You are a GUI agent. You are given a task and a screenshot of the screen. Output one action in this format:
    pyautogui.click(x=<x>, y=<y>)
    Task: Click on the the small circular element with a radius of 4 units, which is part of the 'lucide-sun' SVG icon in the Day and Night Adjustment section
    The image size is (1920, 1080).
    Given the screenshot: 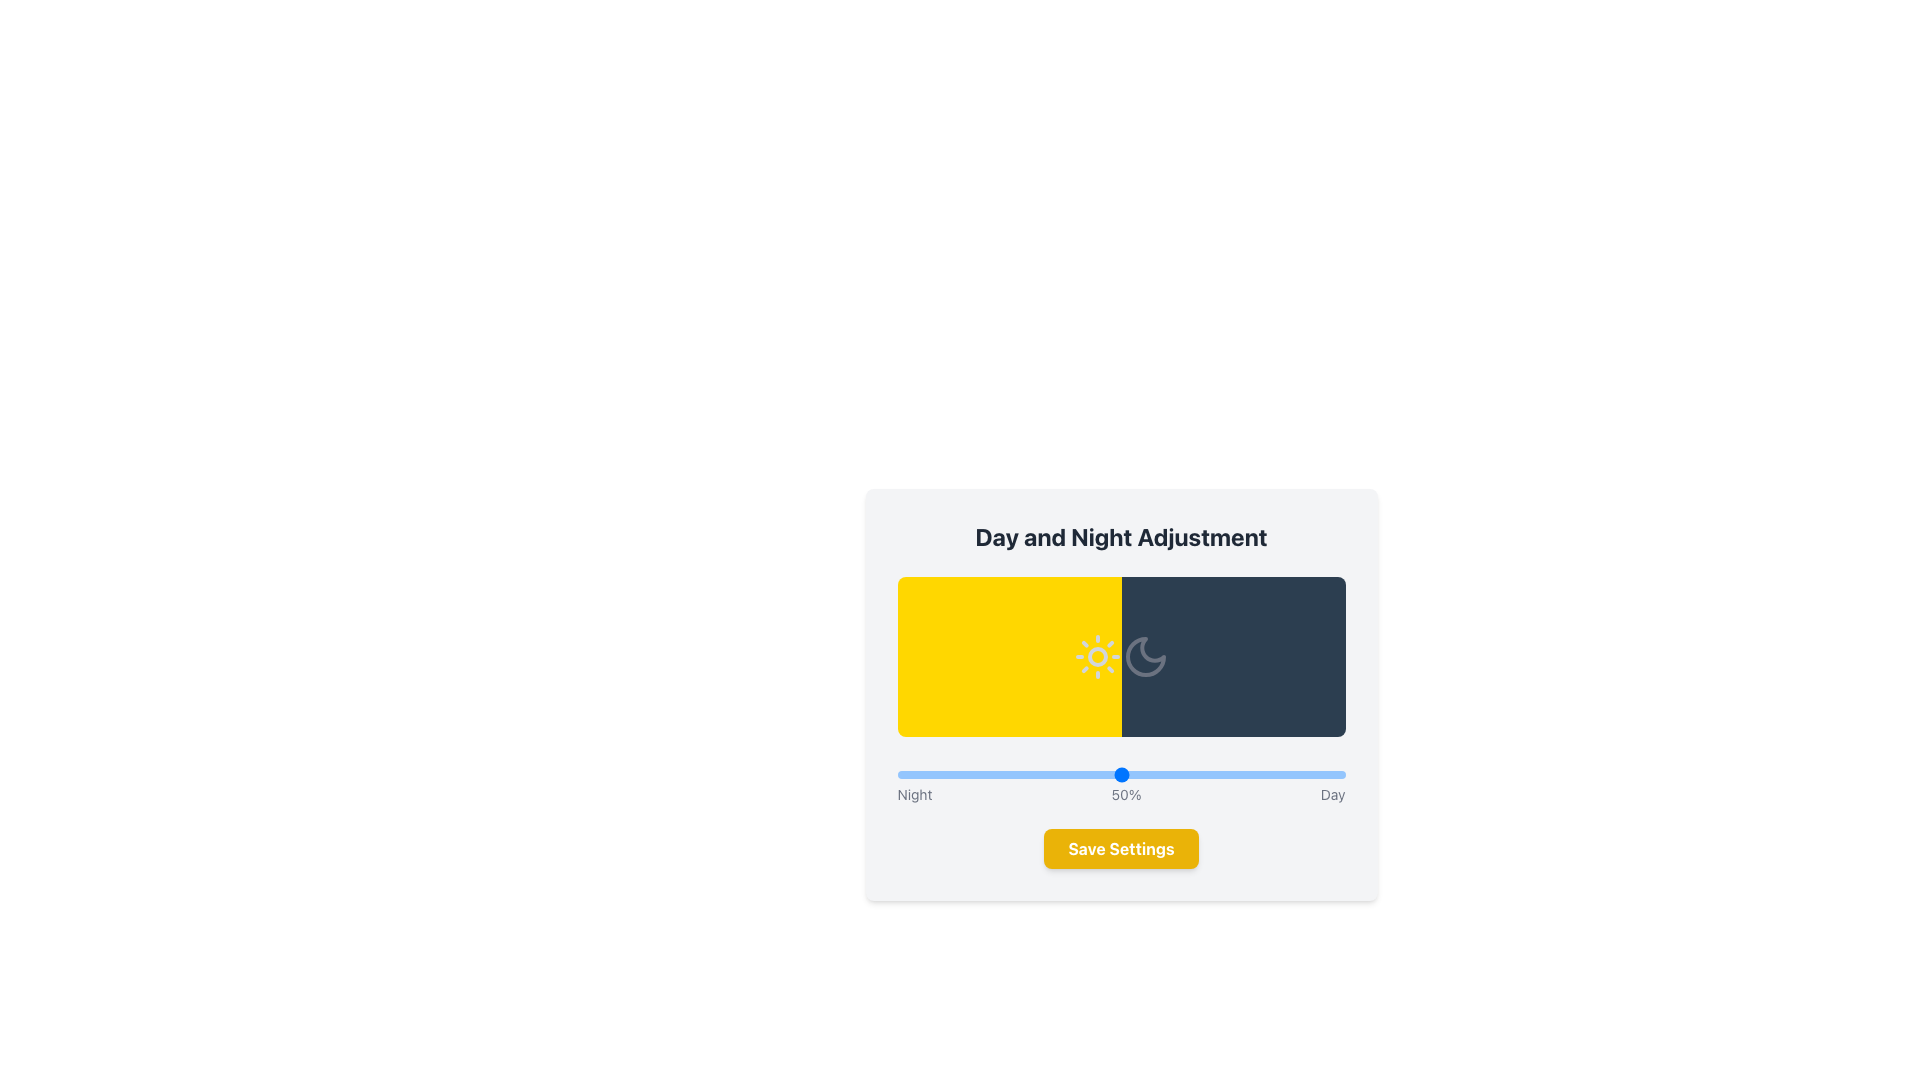 What is the action you would take?
    pyautogui.click(x=1096, y=656)
    